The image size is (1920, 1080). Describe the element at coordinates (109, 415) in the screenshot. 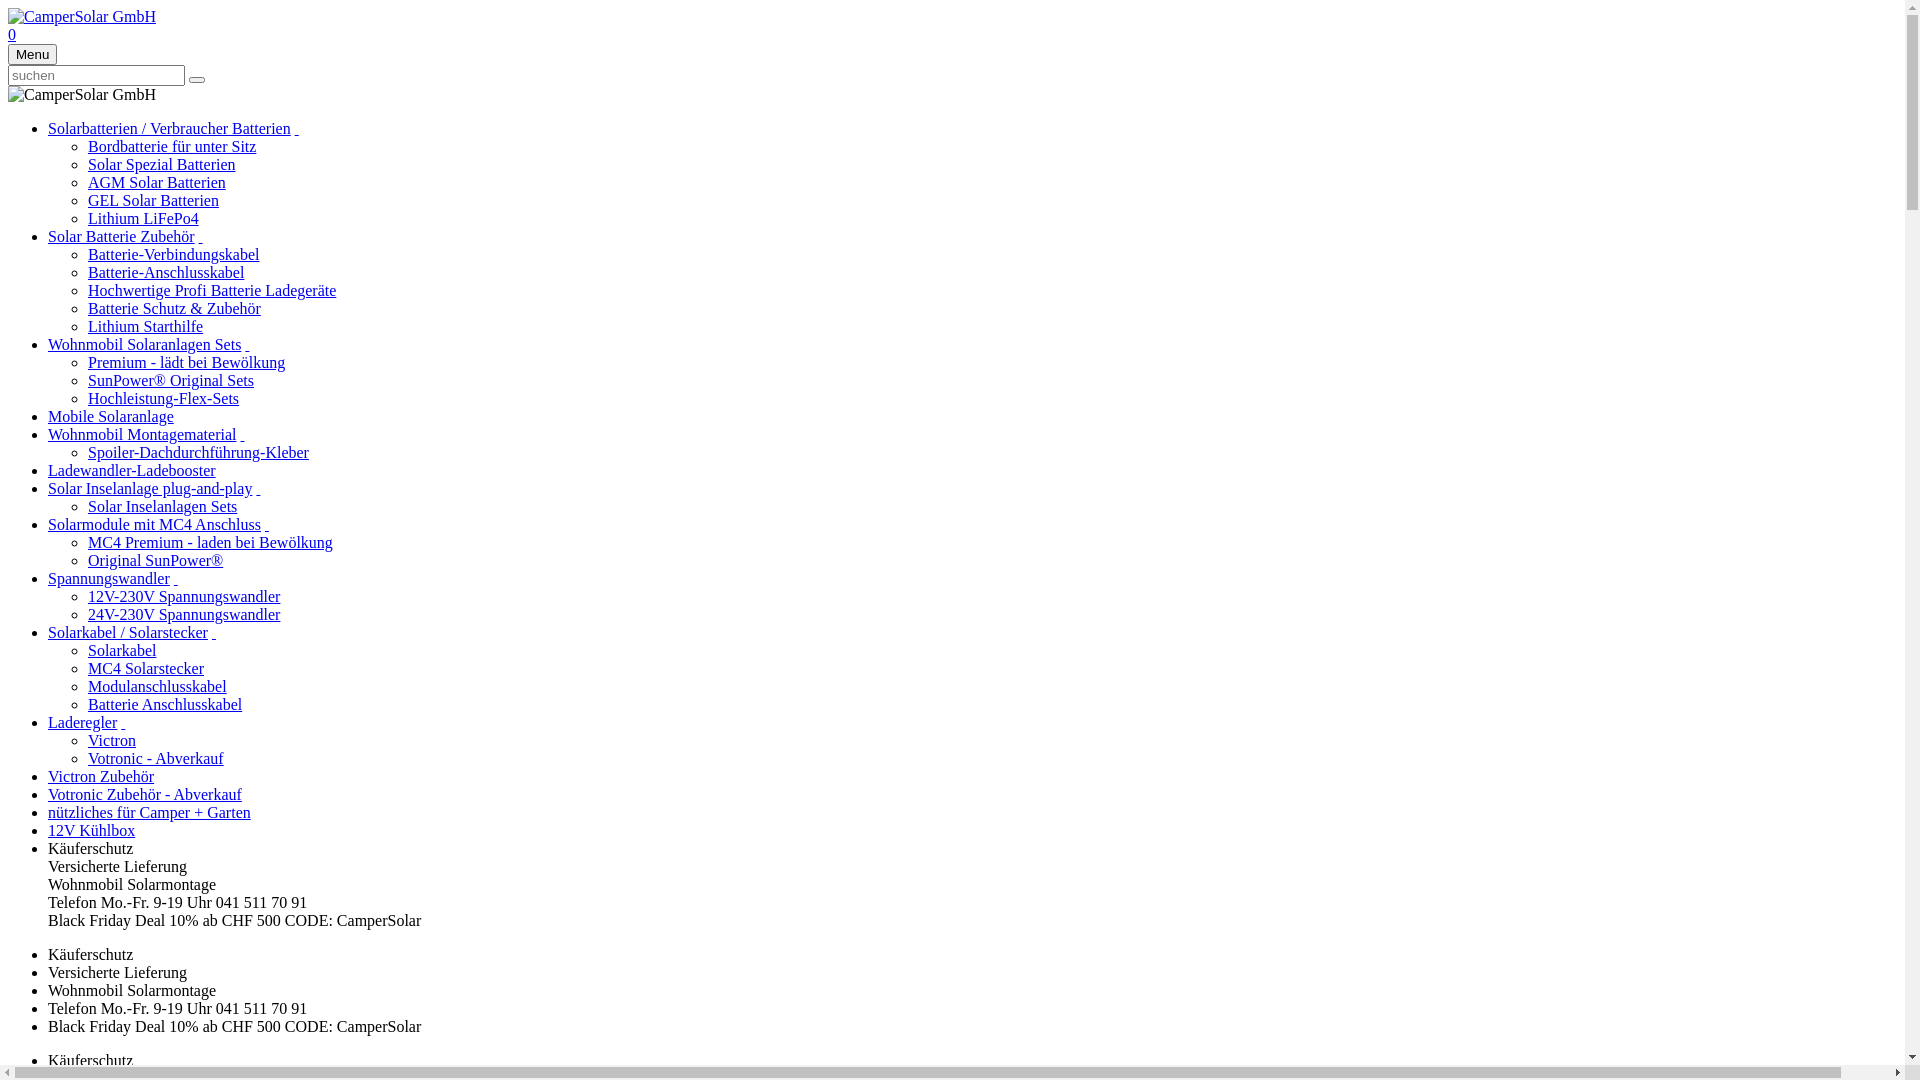

I see `'Mobile Solaranlage'` at that location.